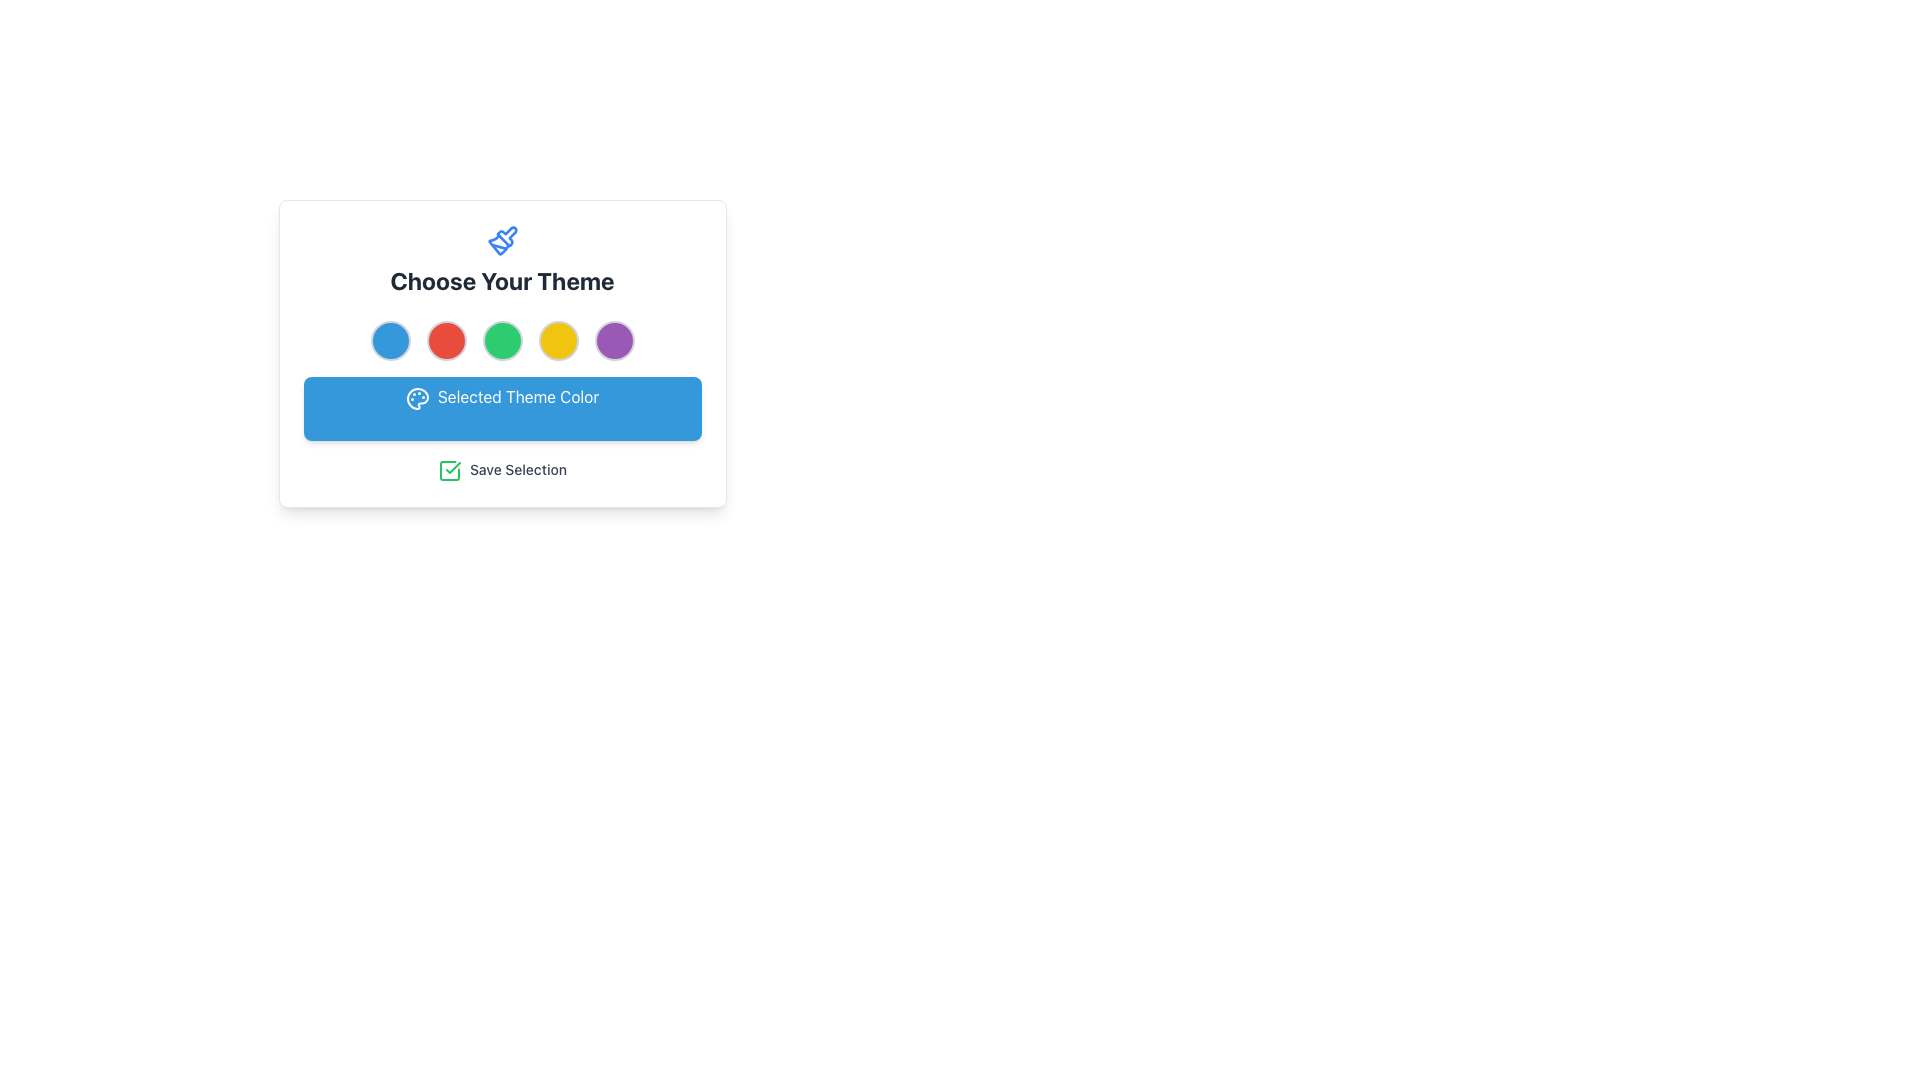  Describe the element at coordinates (416, 398) in the screenshot. I see `the abstract color palette icon within the SVG graphic located above the blue button labeled 'Selected Theme Color'` at that location.